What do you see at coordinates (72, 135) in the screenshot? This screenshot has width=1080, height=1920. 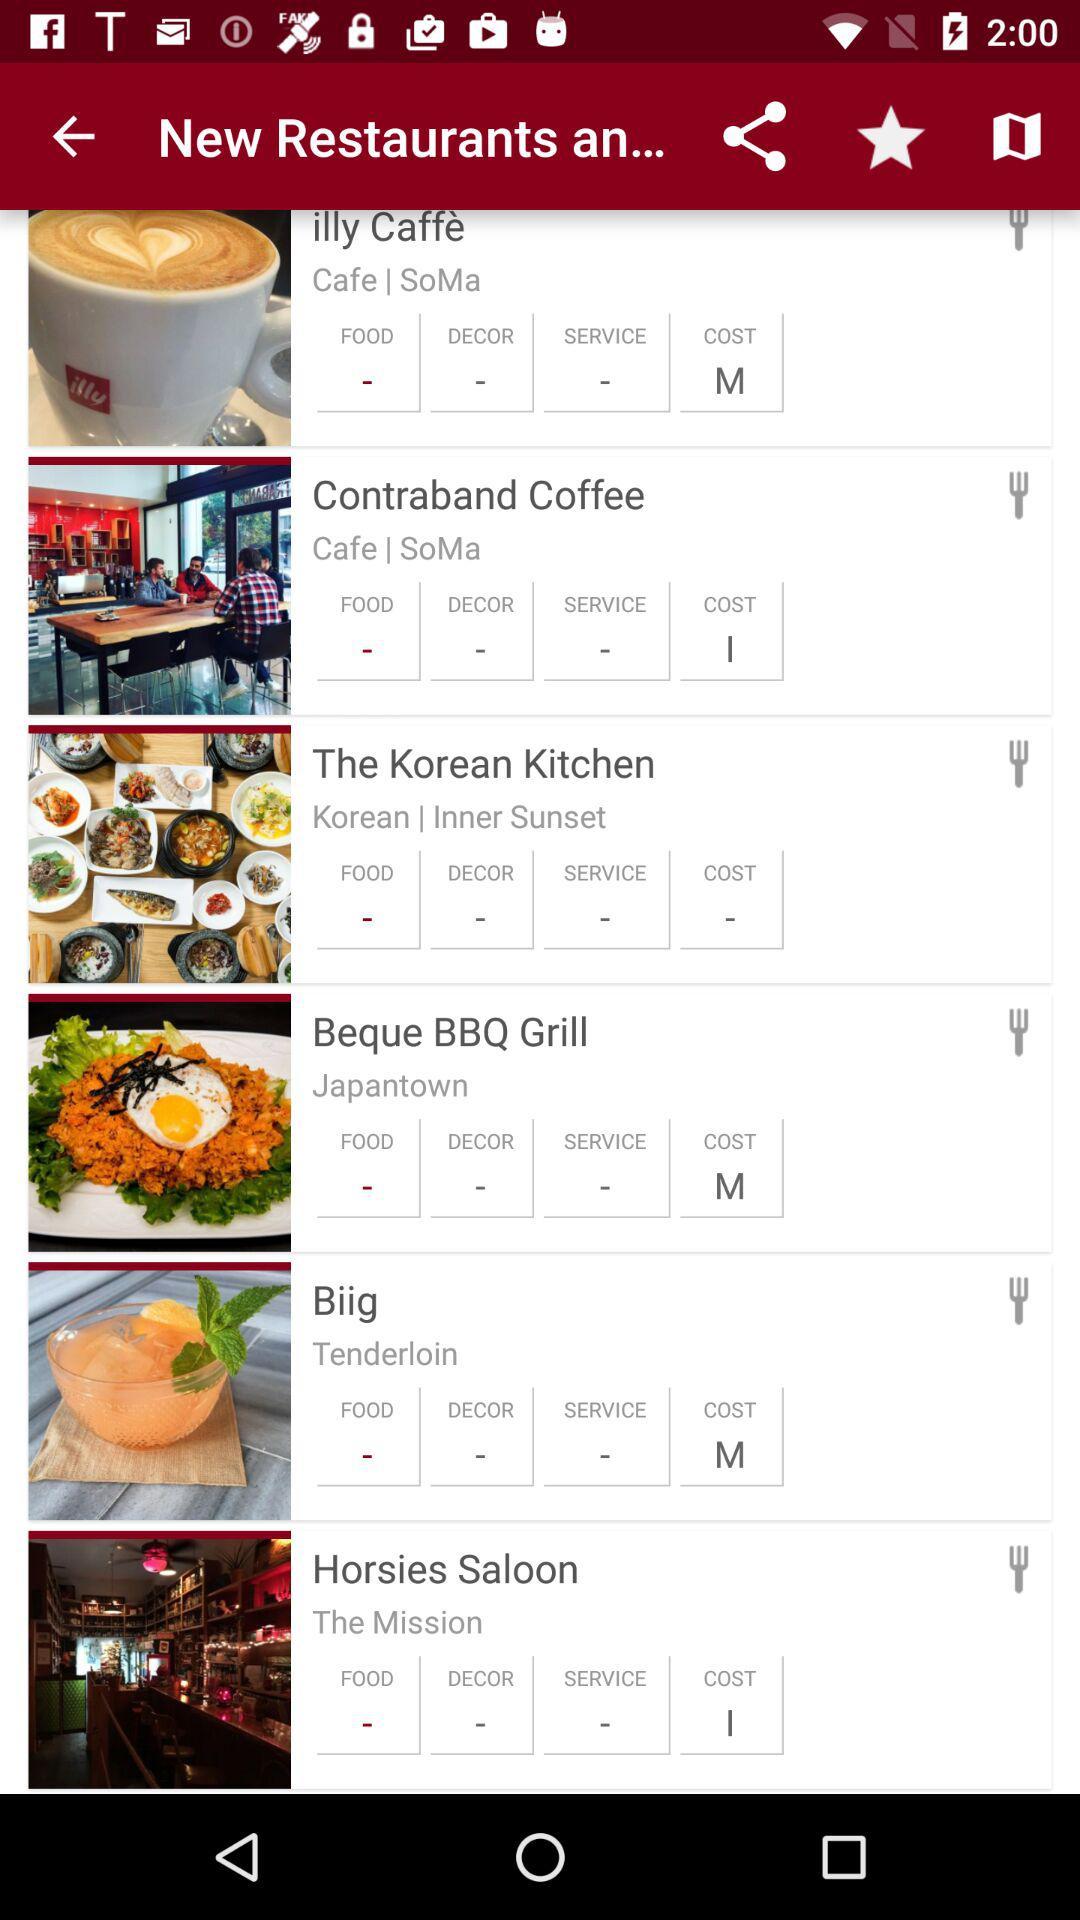 I see `app next to new restaurants and app` at bounding box center [72, 135].